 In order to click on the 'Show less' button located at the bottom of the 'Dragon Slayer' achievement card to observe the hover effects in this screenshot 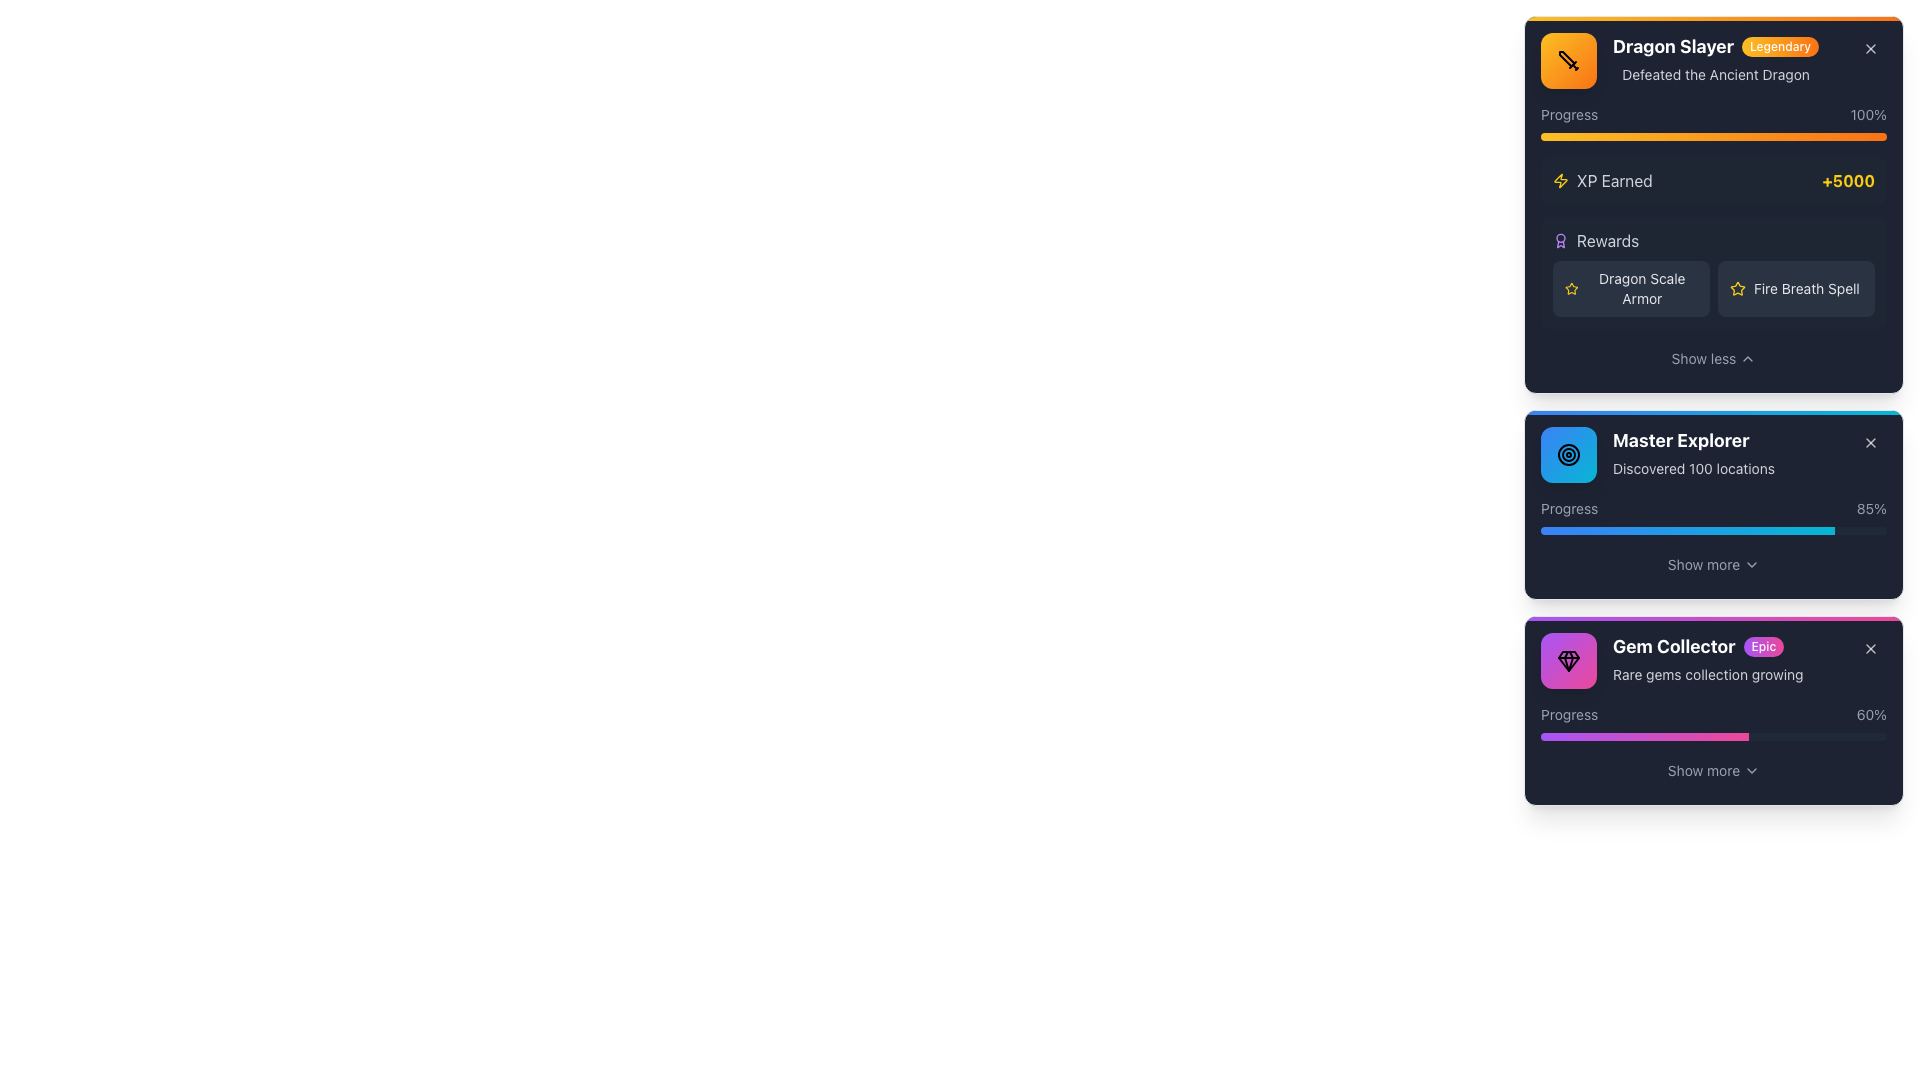, I will do `click(1712, 357)`.